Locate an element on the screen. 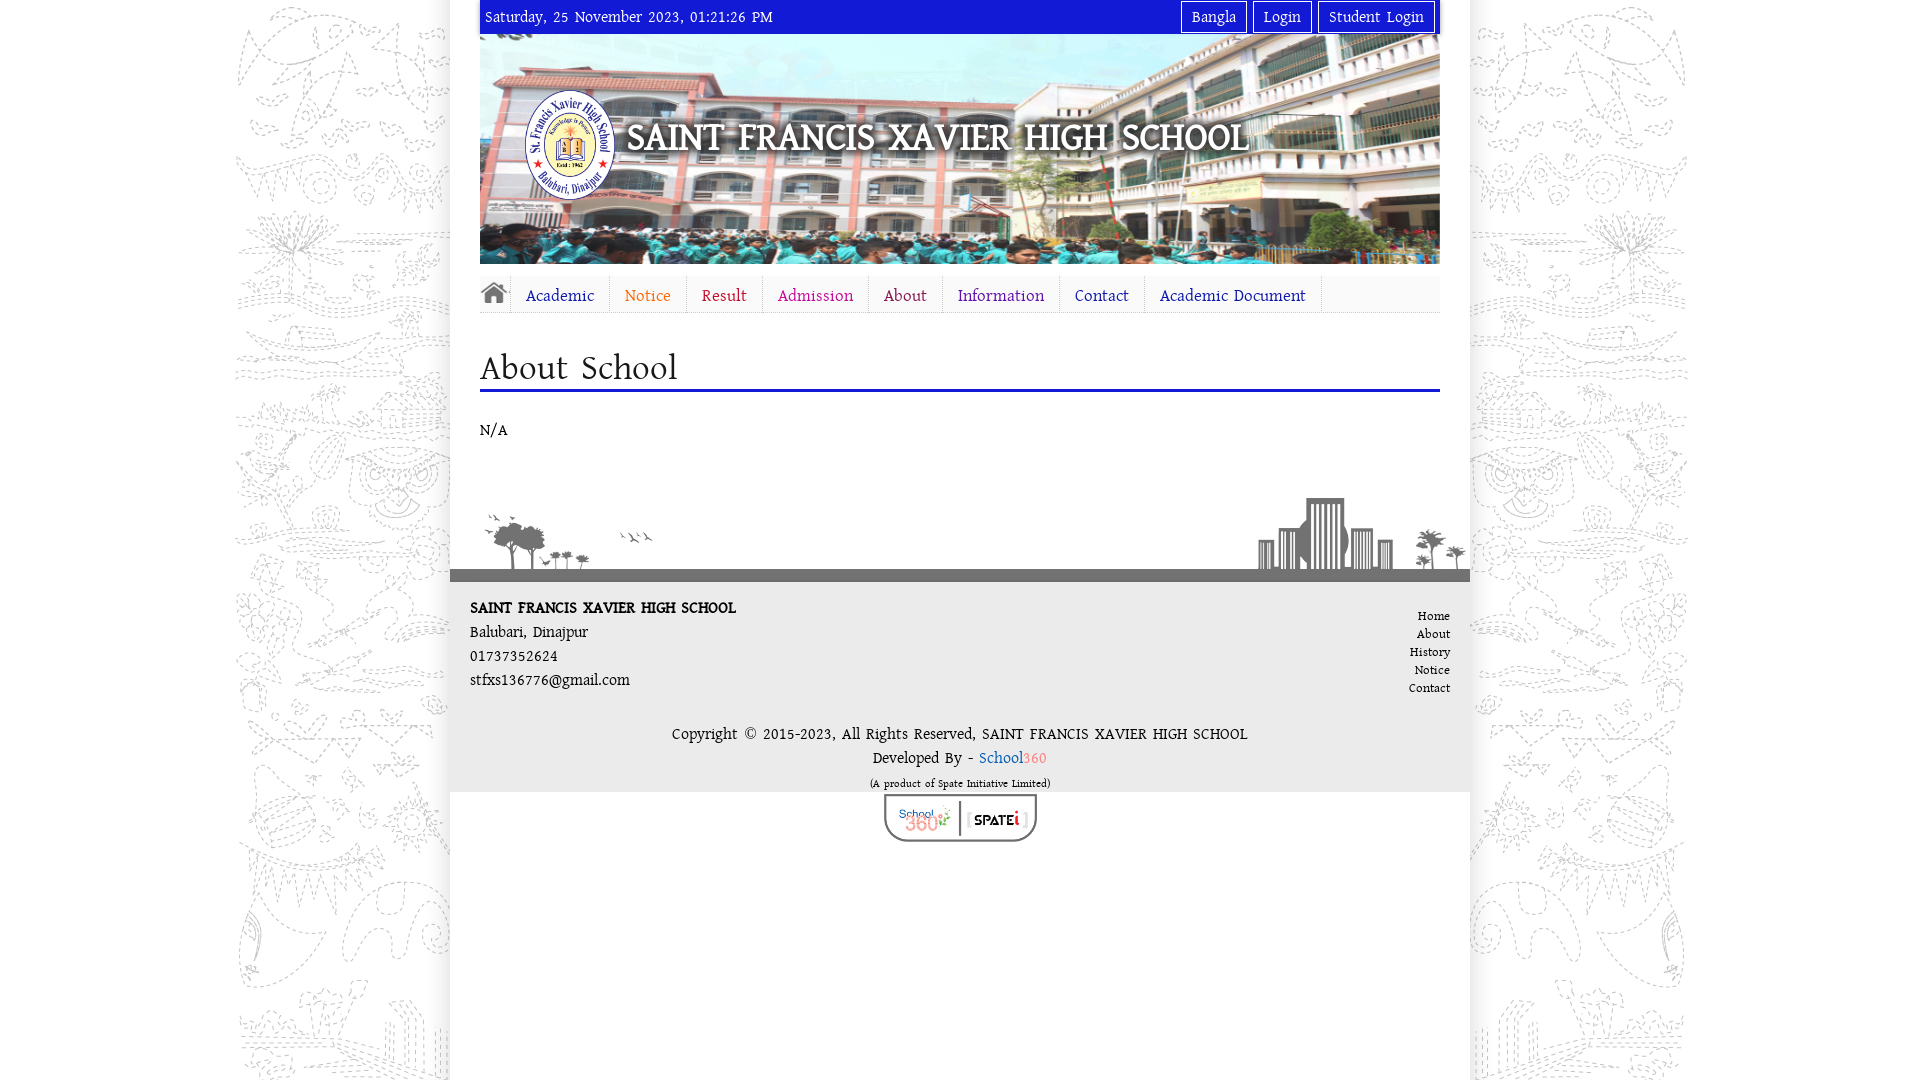 The height and width of the screenshot is (1080, 1920). ' is located at coordinates (494, 292).